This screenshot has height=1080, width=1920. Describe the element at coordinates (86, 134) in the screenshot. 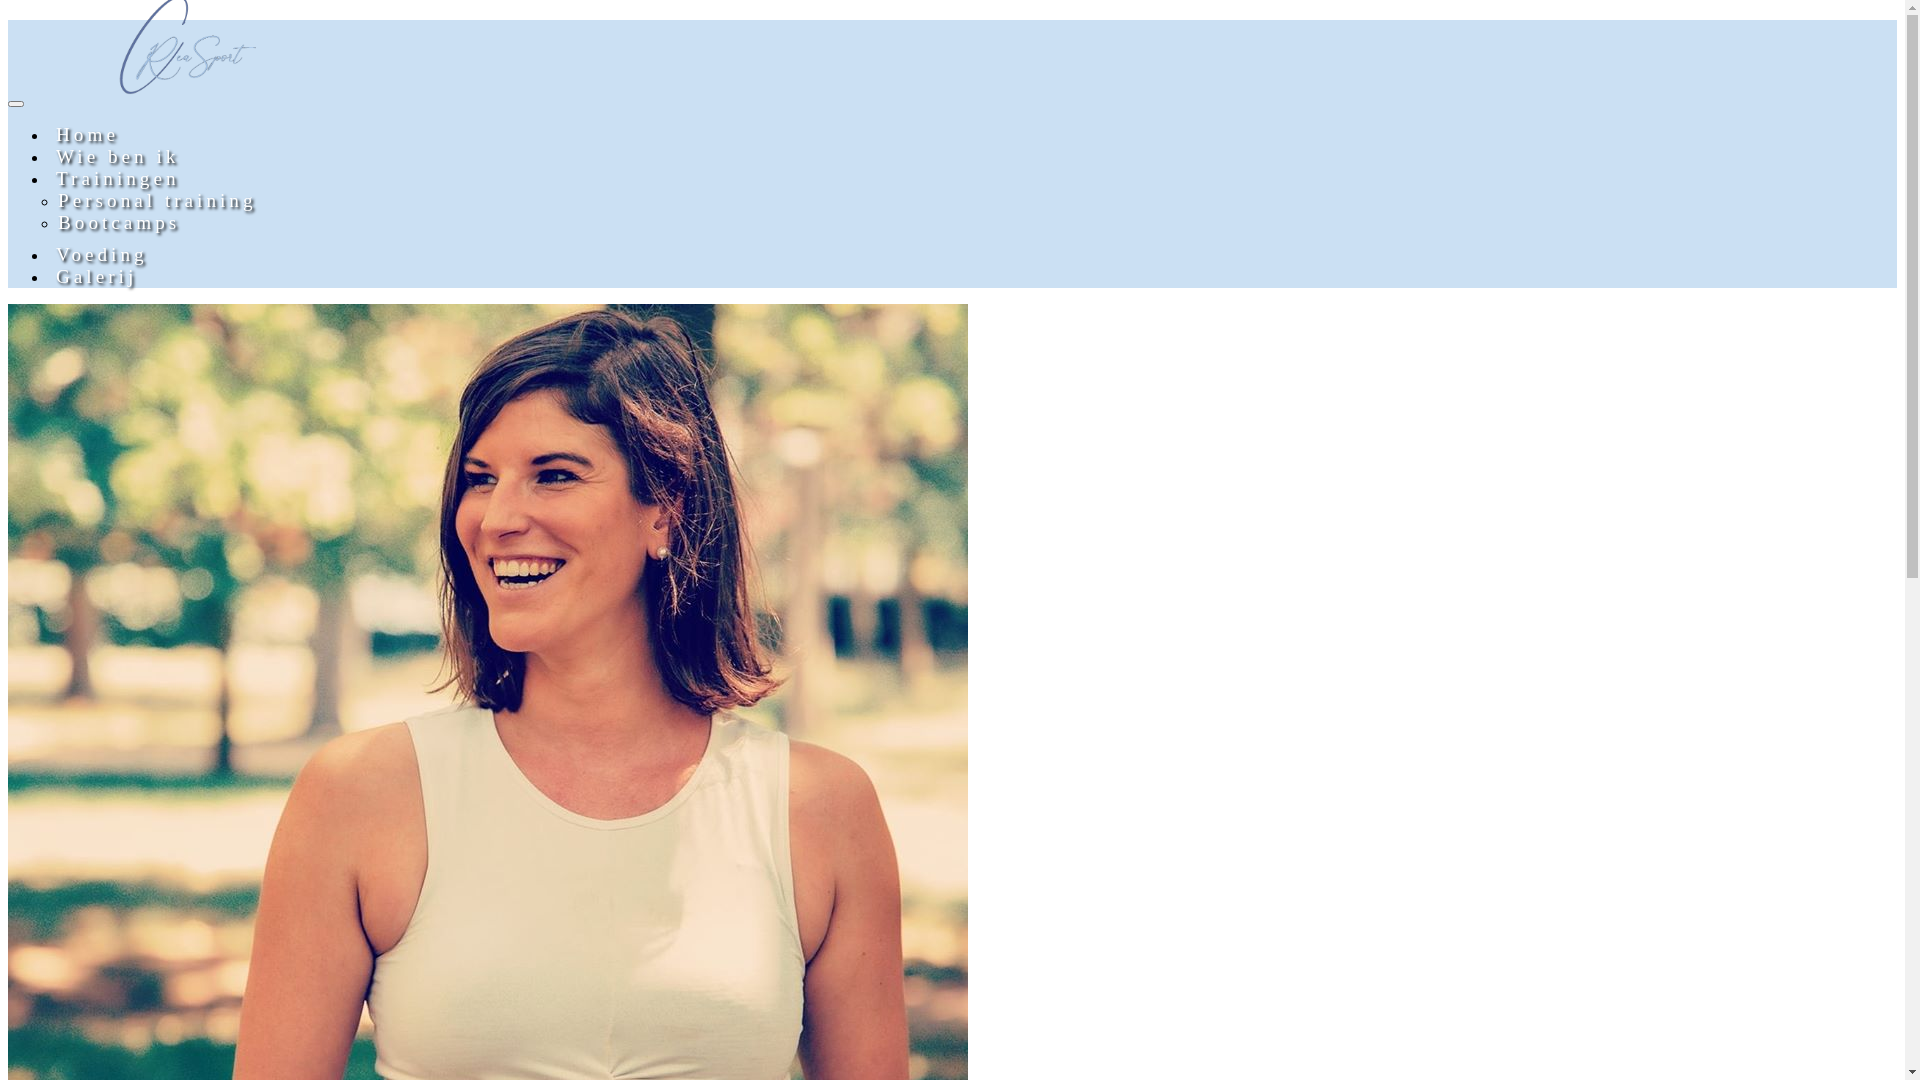

I see `'Home'` at that location.